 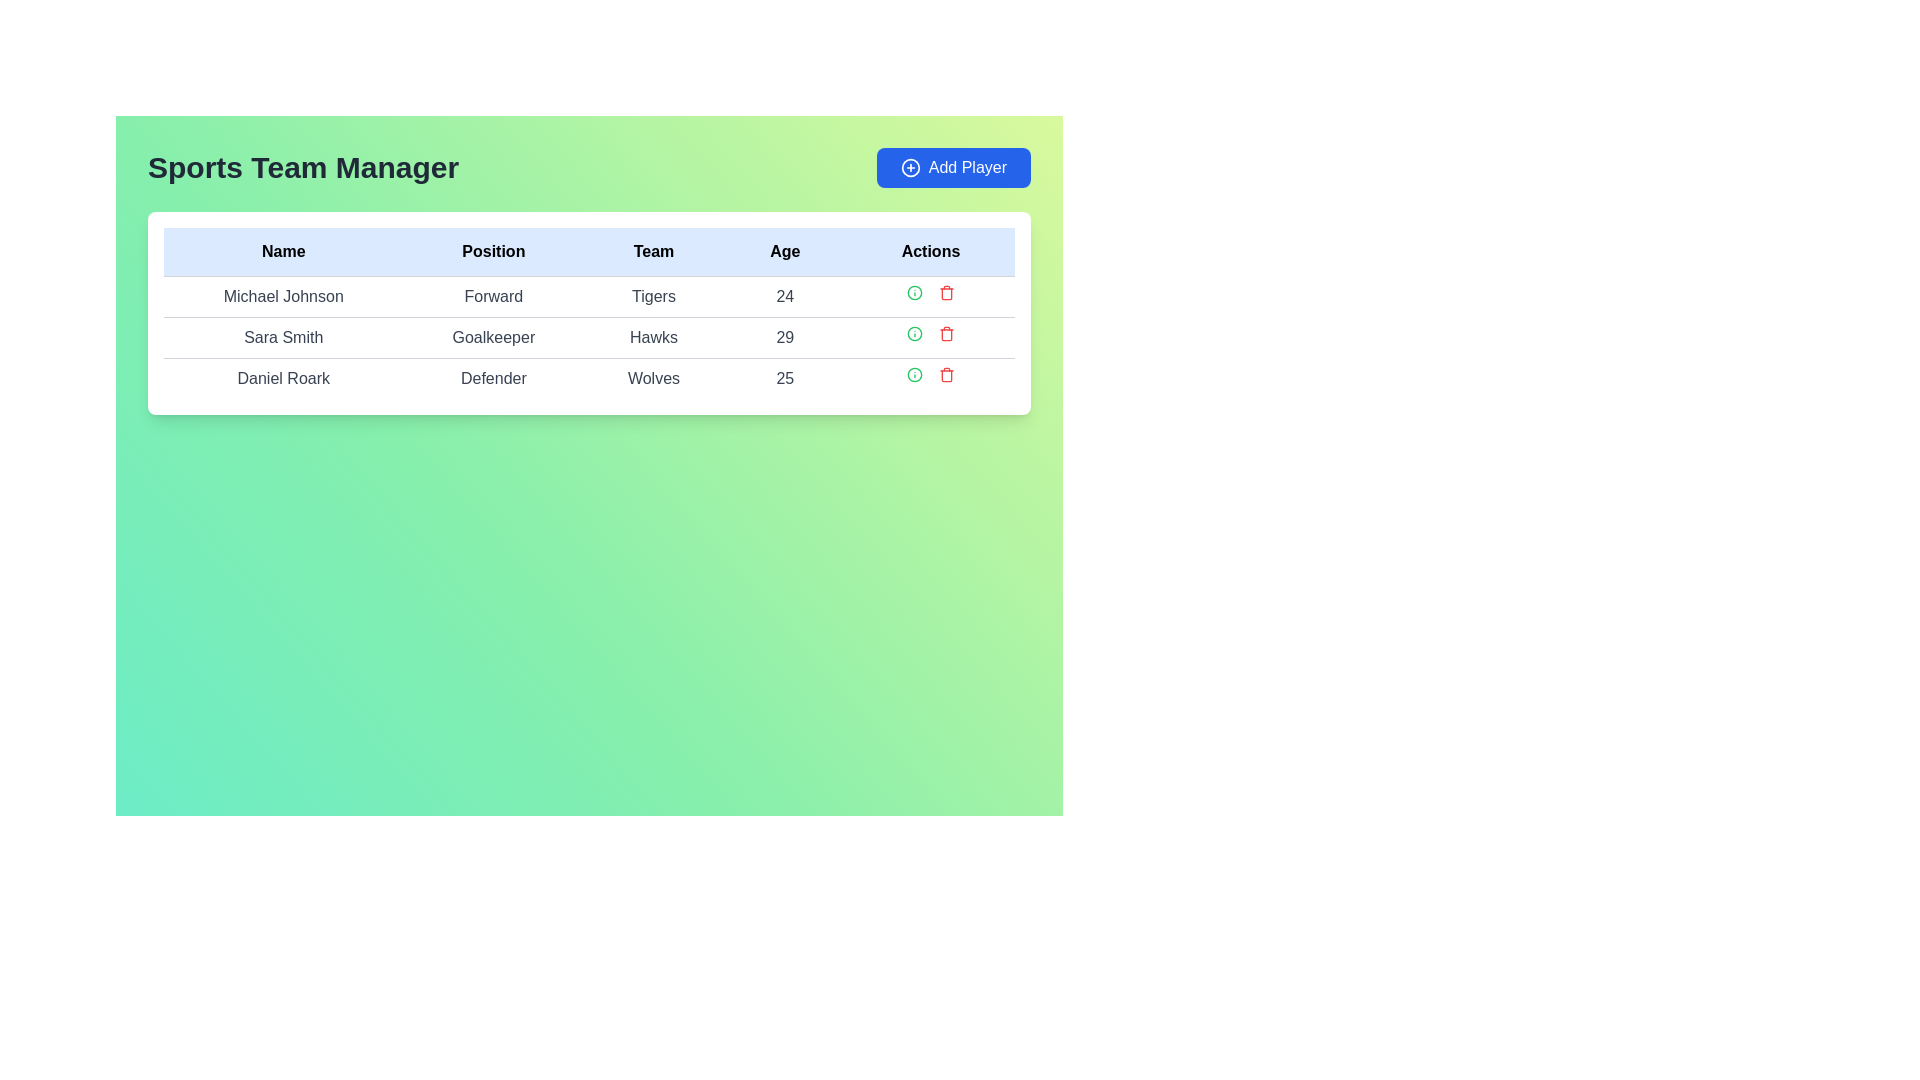 What do you see at coordinates (784, 297) in the screenshot?
I see `the text displaying the age of the player named 'Michael Johnson' in the Age column of the table, which is located between the 'Team' column (Tigers) and the 'Actions' column` at bounding box center [784, 297].